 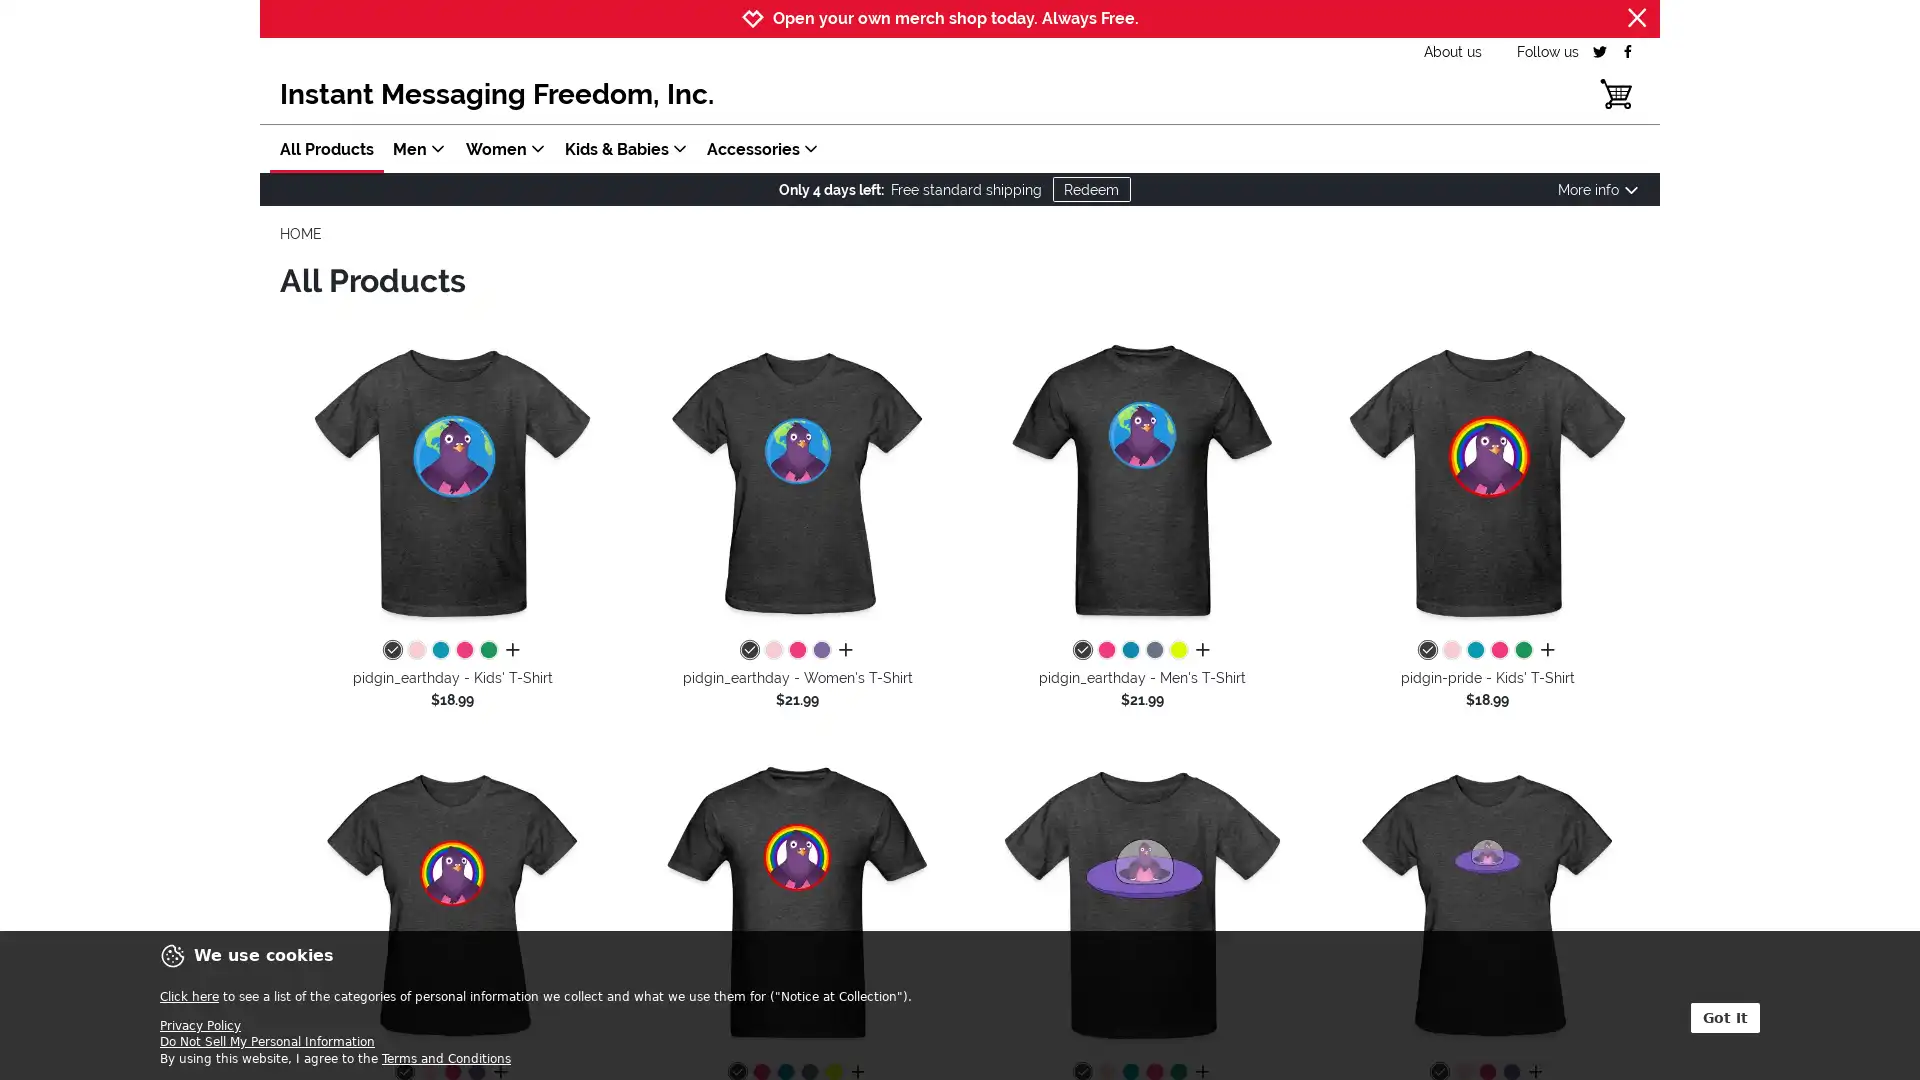 What do you see at coordinates (488, 651) in the screenshot?
I see `kelly green` at bounding box center [488, 651].